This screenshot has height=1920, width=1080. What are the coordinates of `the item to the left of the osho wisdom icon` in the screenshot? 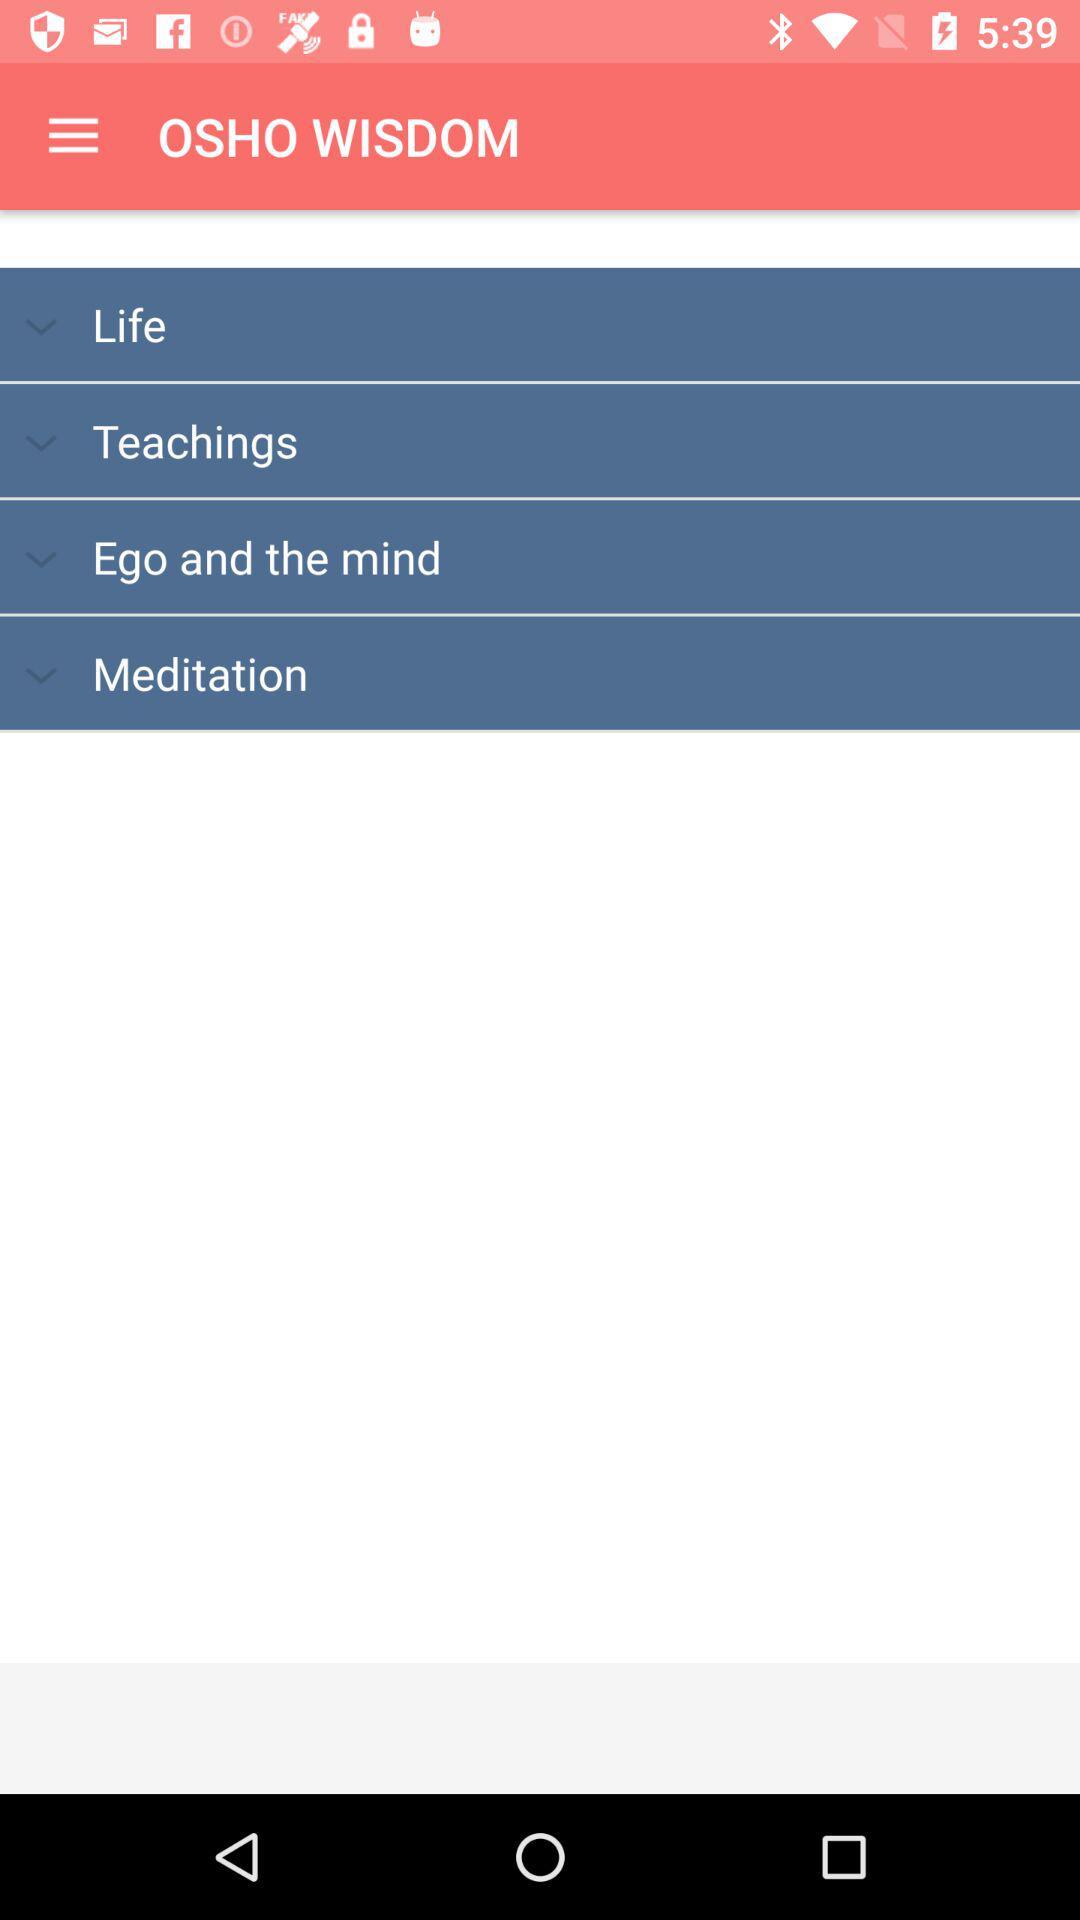 It's located at (72, 135).